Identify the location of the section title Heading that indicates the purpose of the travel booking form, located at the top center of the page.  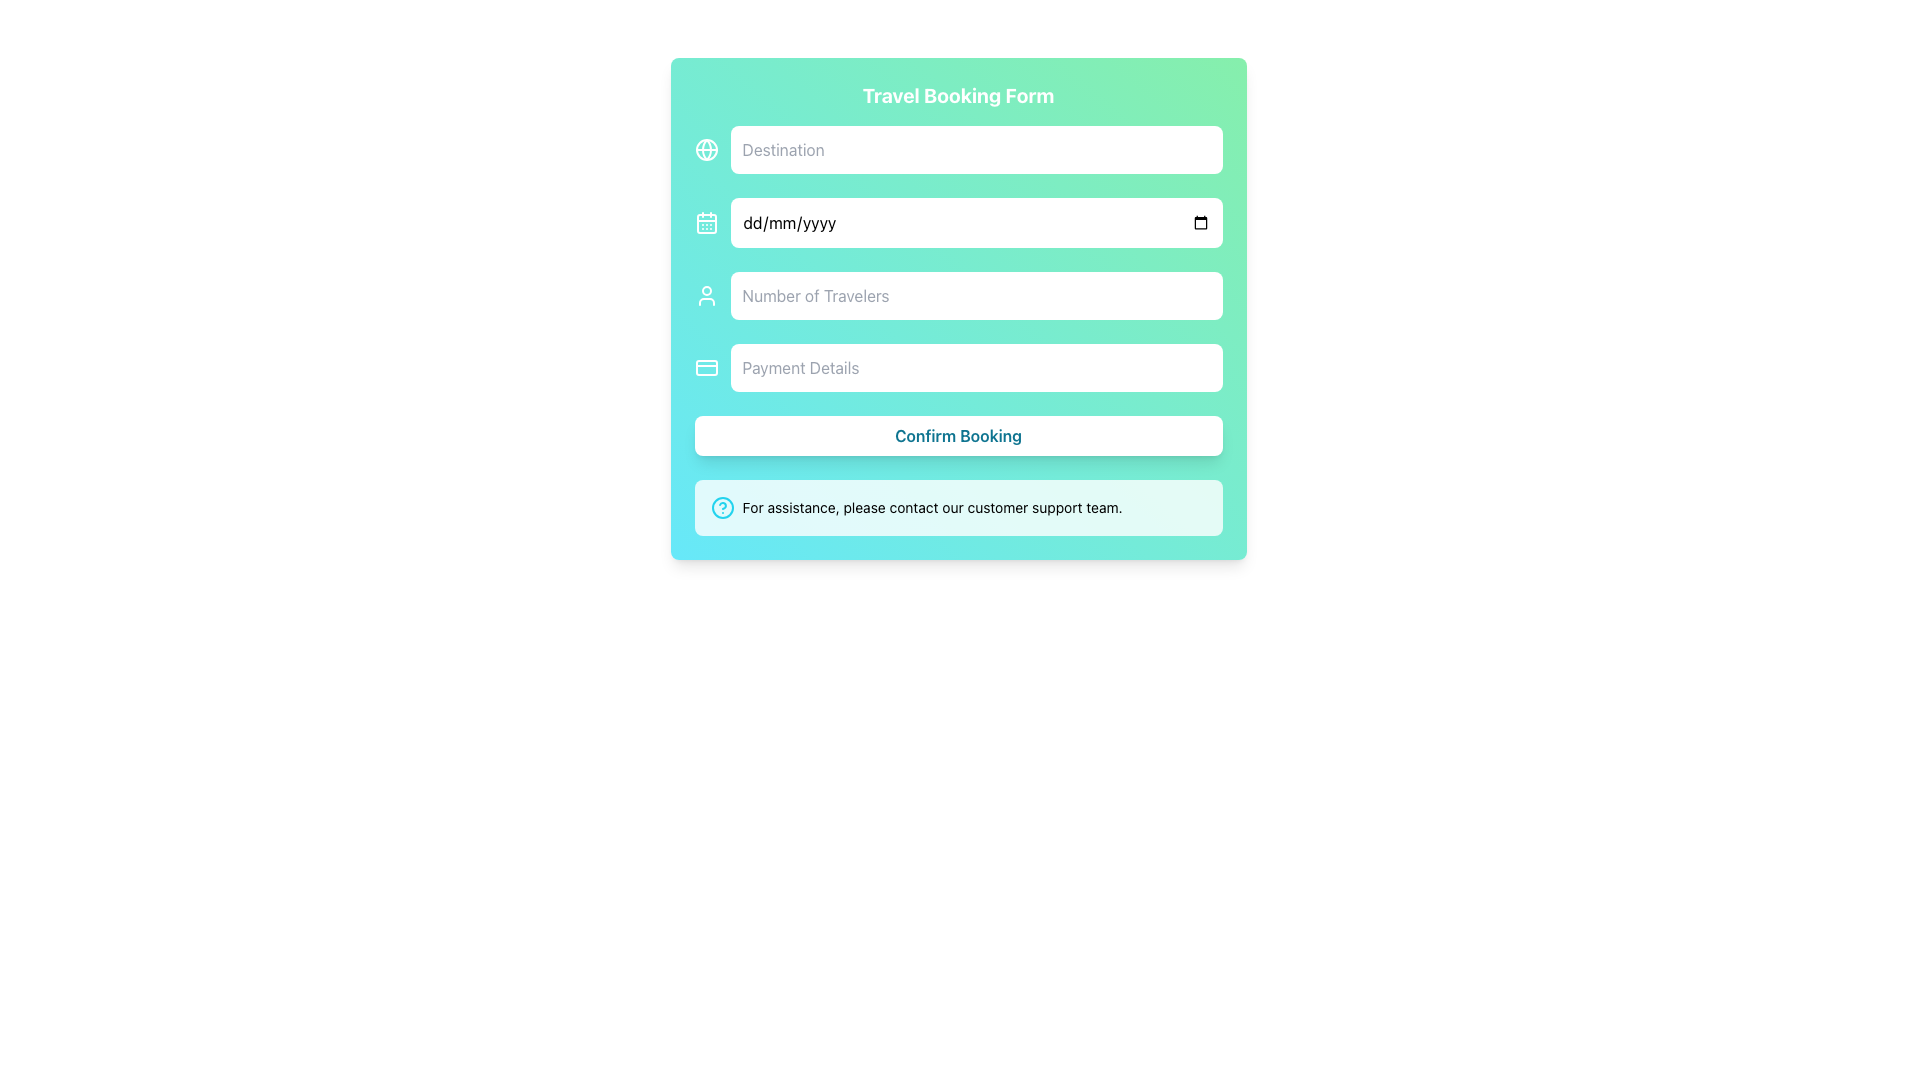
(957, 96).